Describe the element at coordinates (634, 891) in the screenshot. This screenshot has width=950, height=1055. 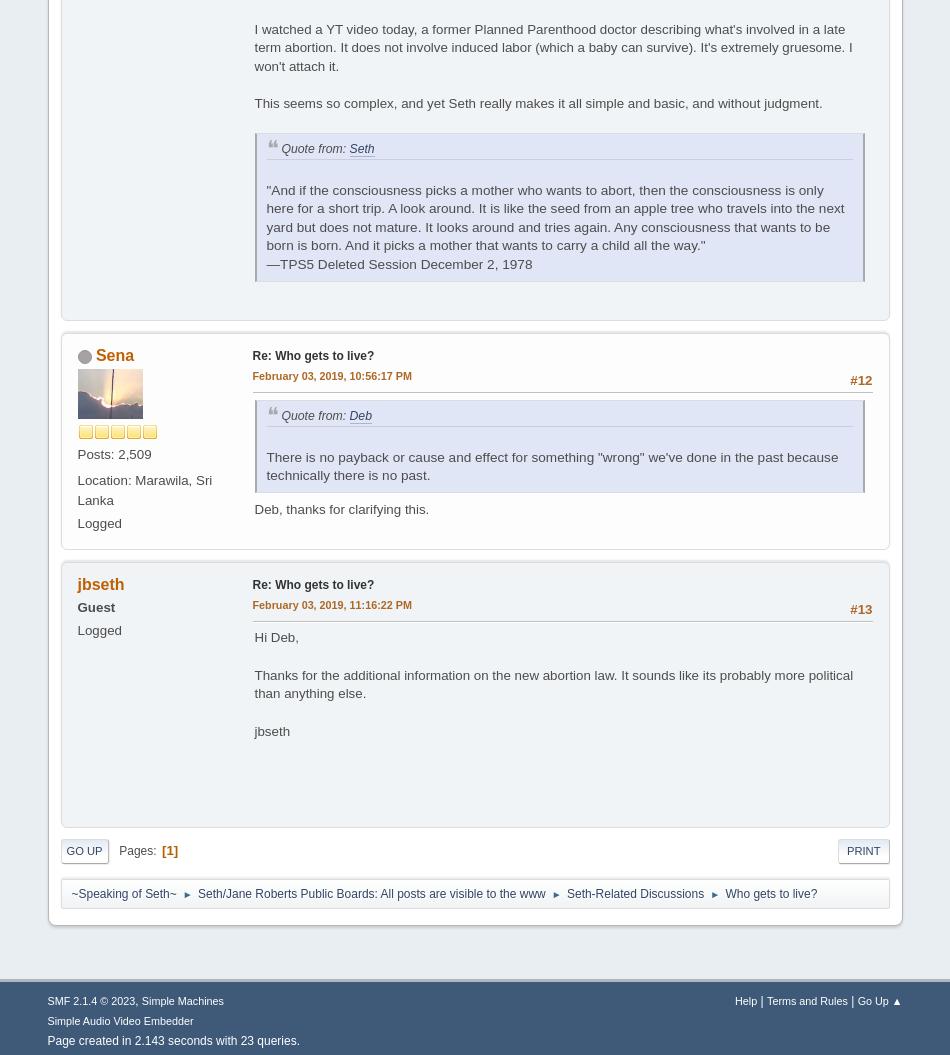
I see `'Seth-Related Discussions'` at that location.